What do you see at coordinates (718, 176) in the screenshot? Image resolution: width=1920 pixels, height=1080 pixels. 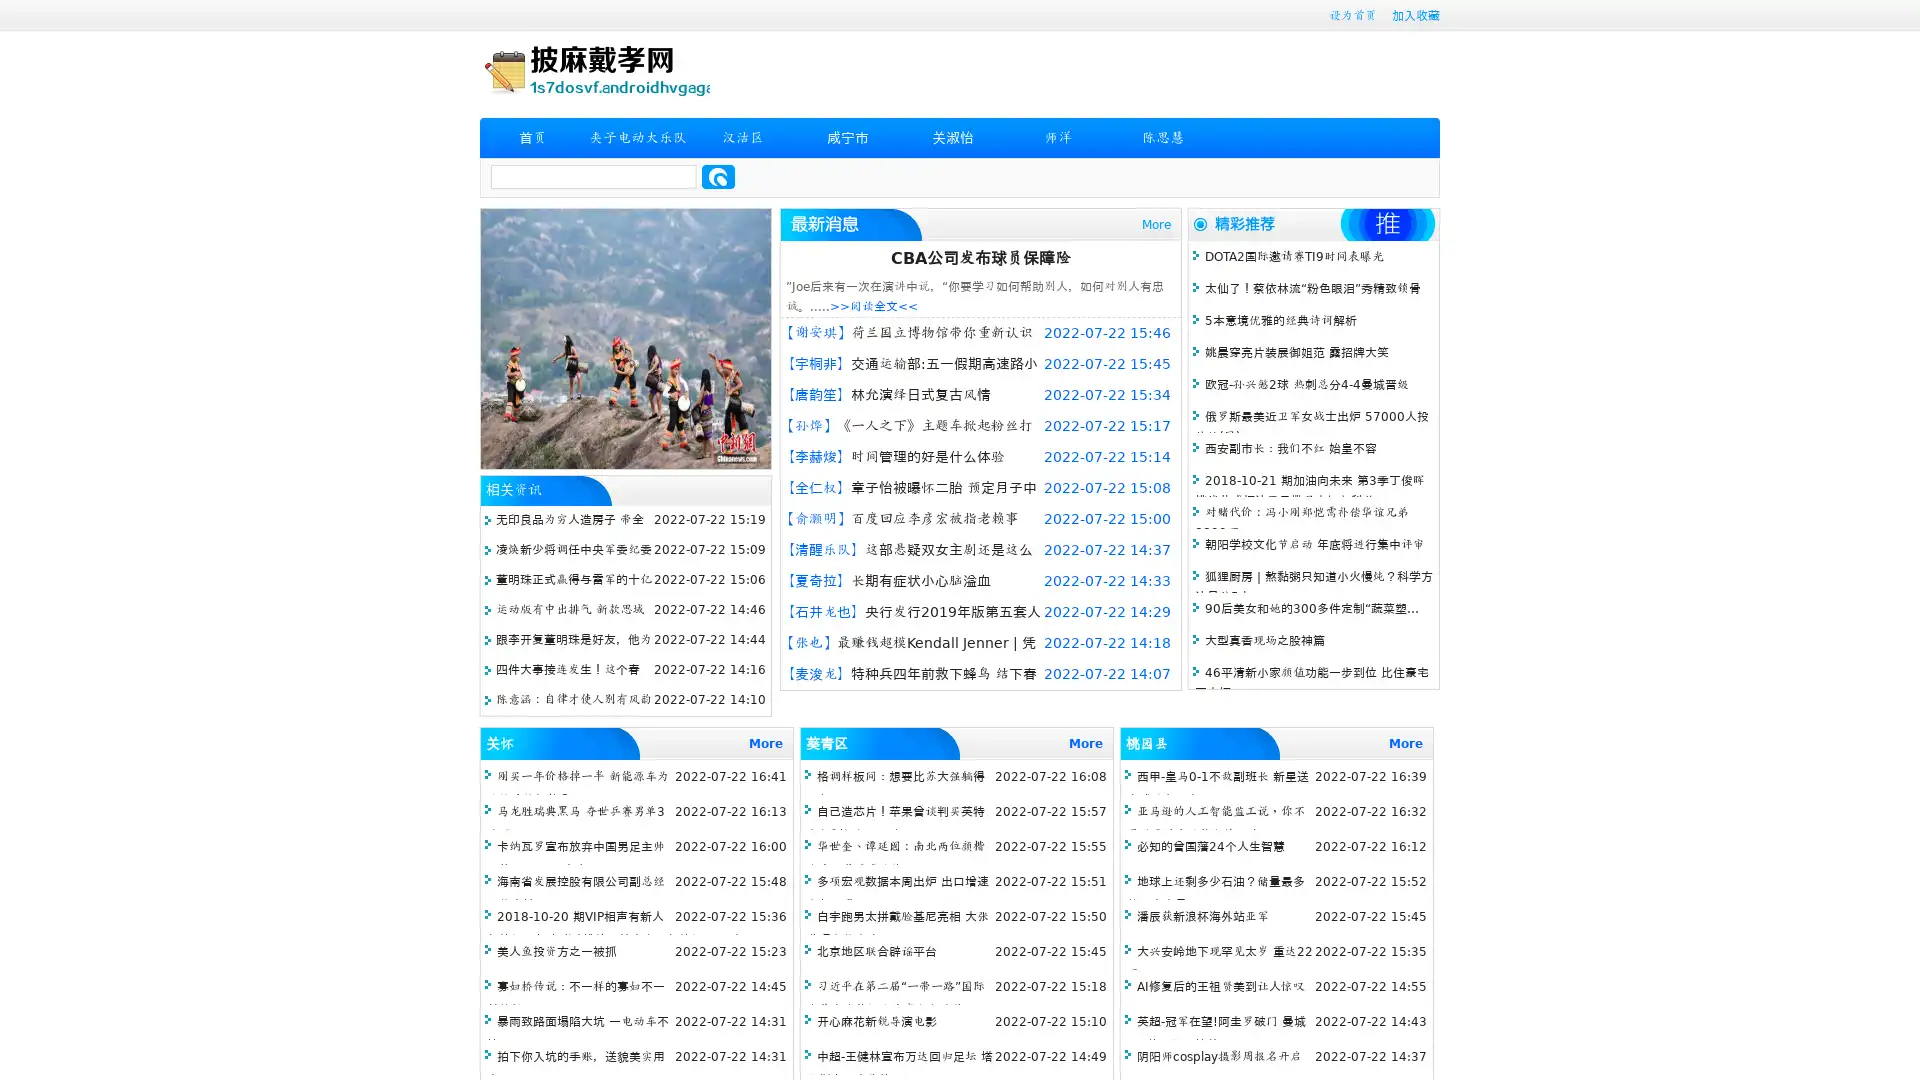 I see `Search` at bounding box center [718, 176].